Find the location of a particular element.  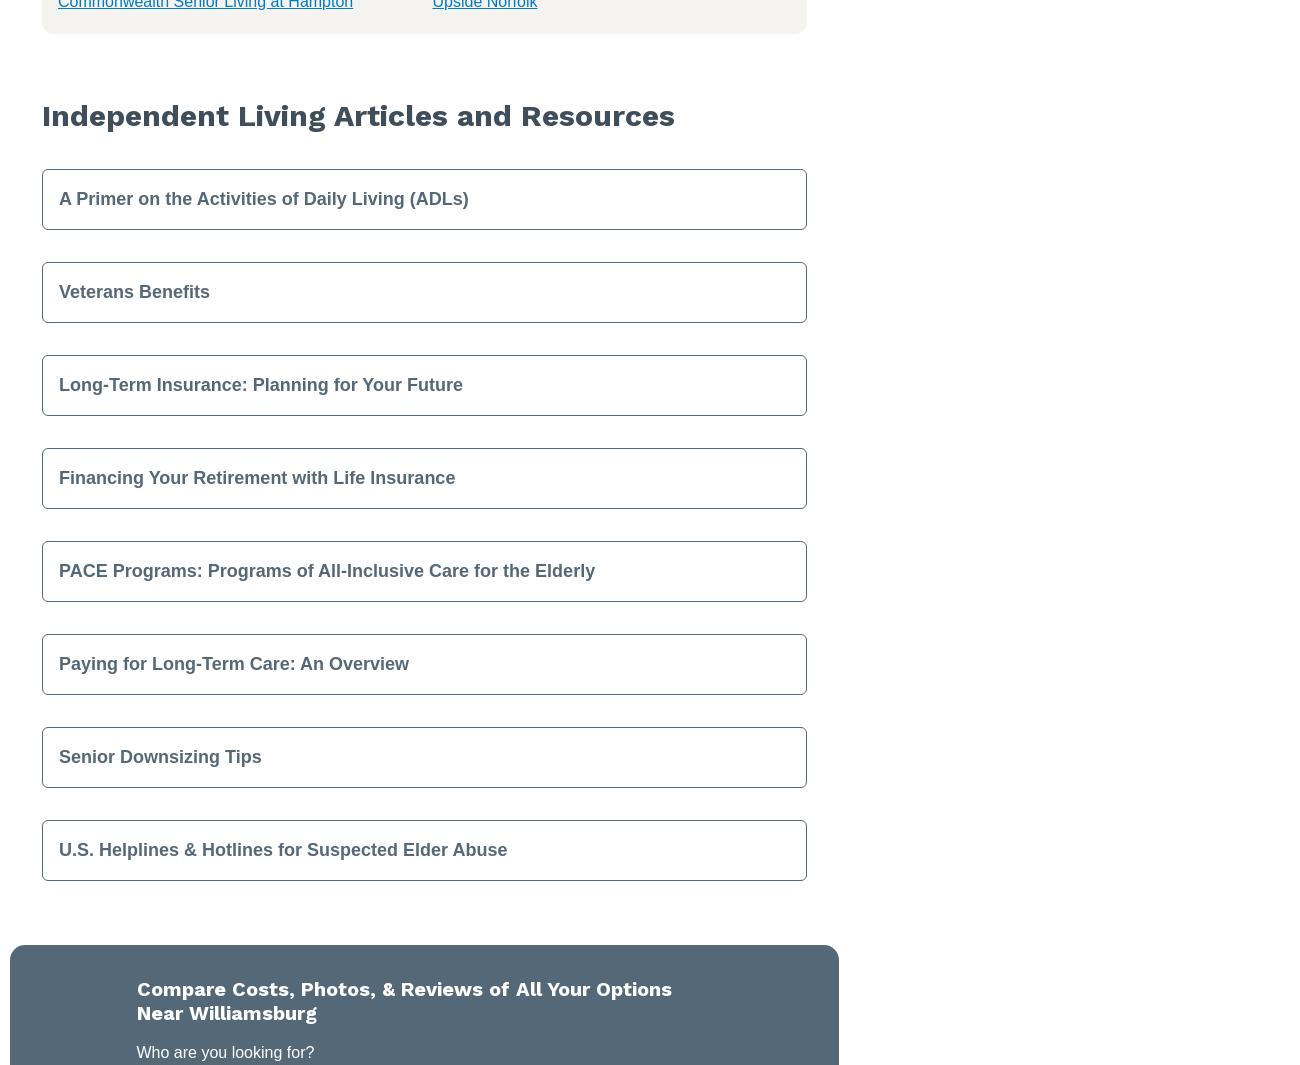

'U.S. Helplines & Hotlines for Suspected Elder Abuse' is located at coordinates (283, 849).